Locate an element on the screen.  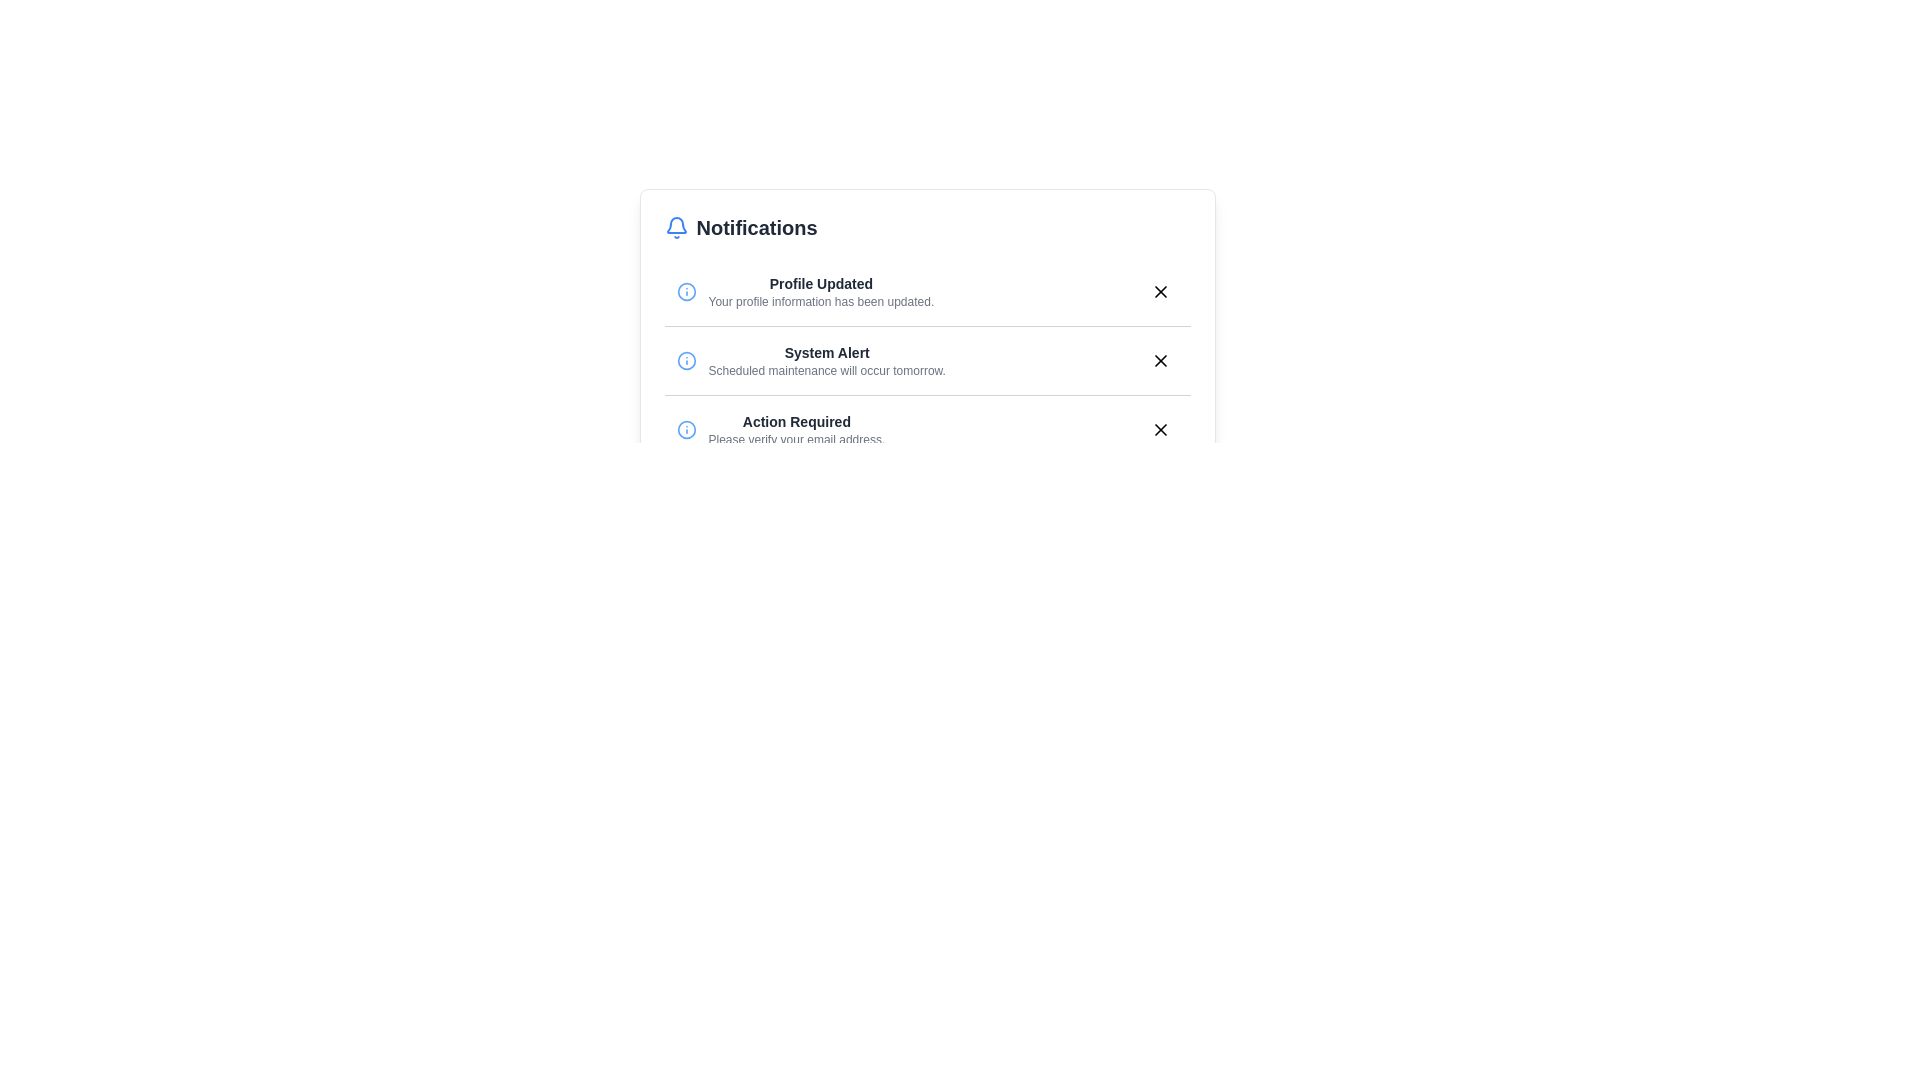
the static text label that provides supplementary information about the successful profile update, positioned below 'Profile Updated' within the notification card is located at coordinates (821, 301).